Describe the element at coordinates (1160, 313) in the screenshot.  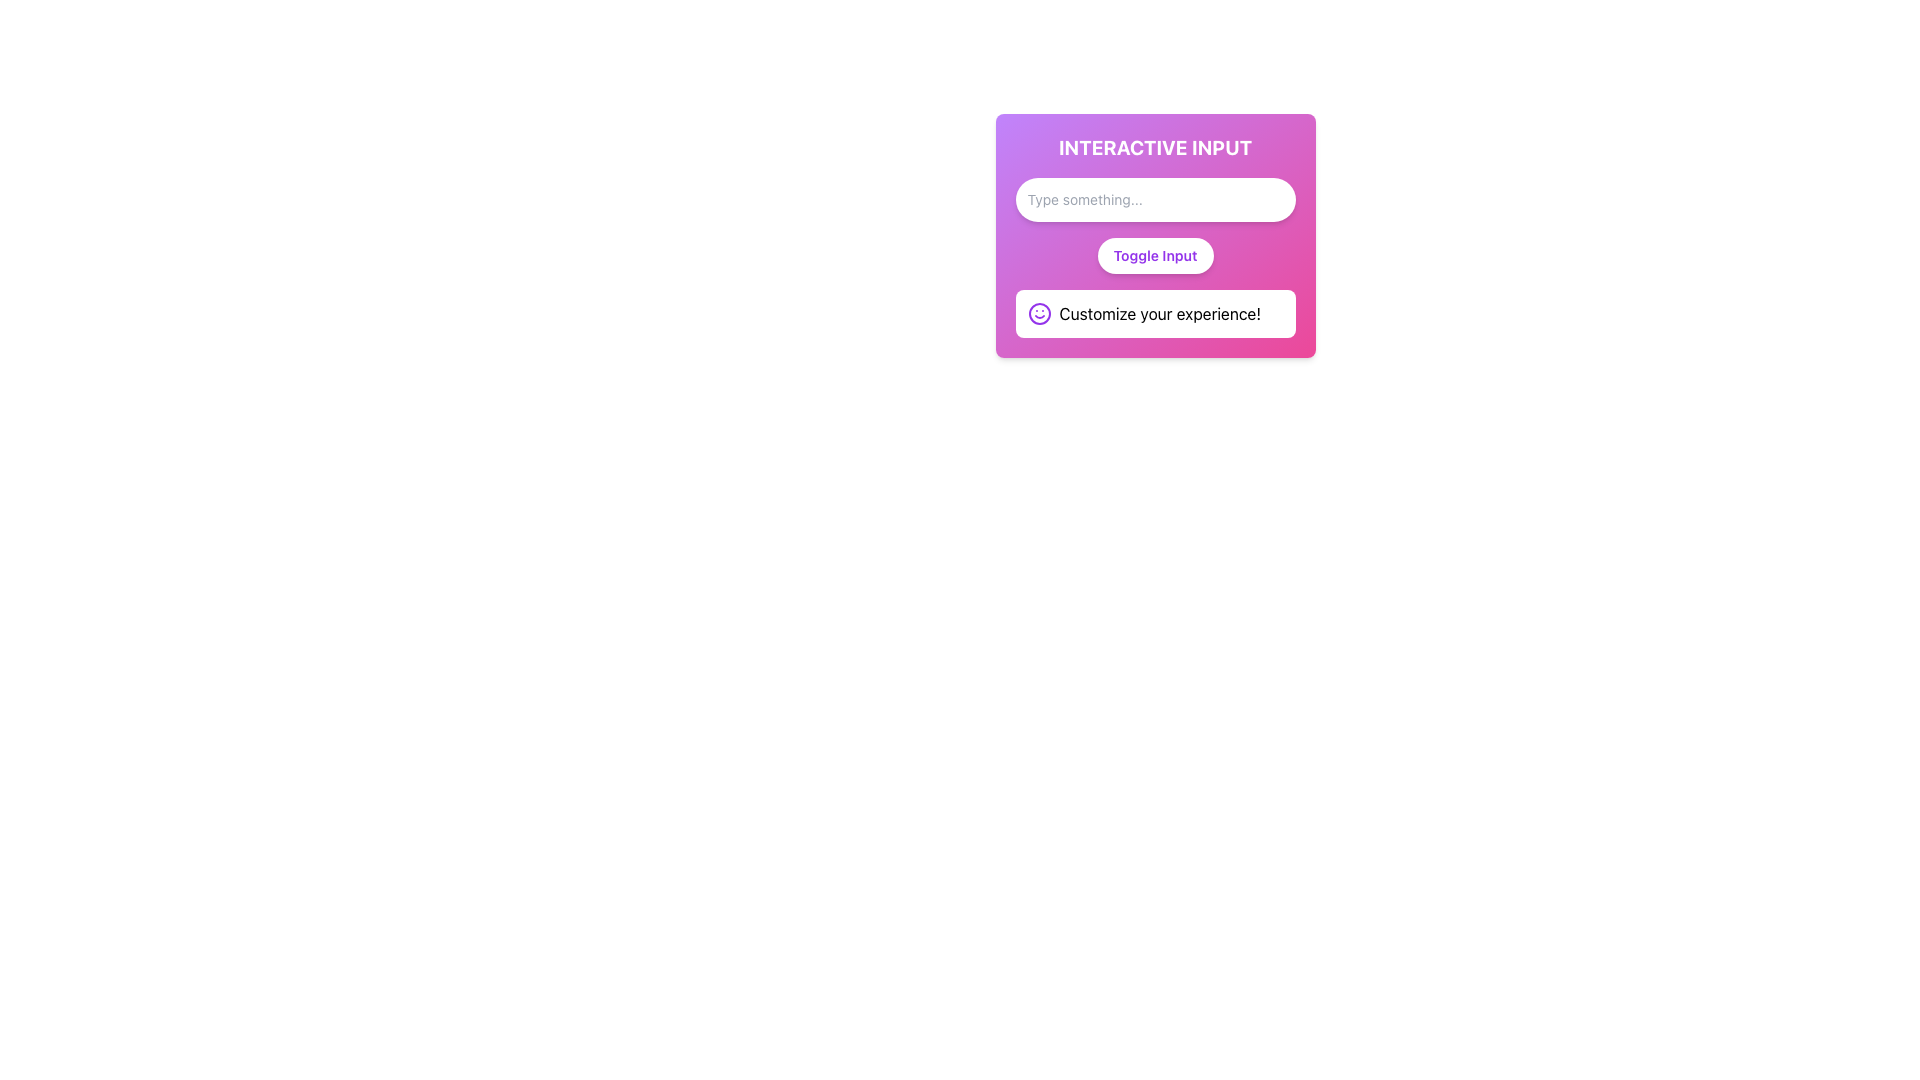
I see `the text label that reads 'Customize your experience!' which is styled in black font within a white, rounded-bordered background box` at that location.